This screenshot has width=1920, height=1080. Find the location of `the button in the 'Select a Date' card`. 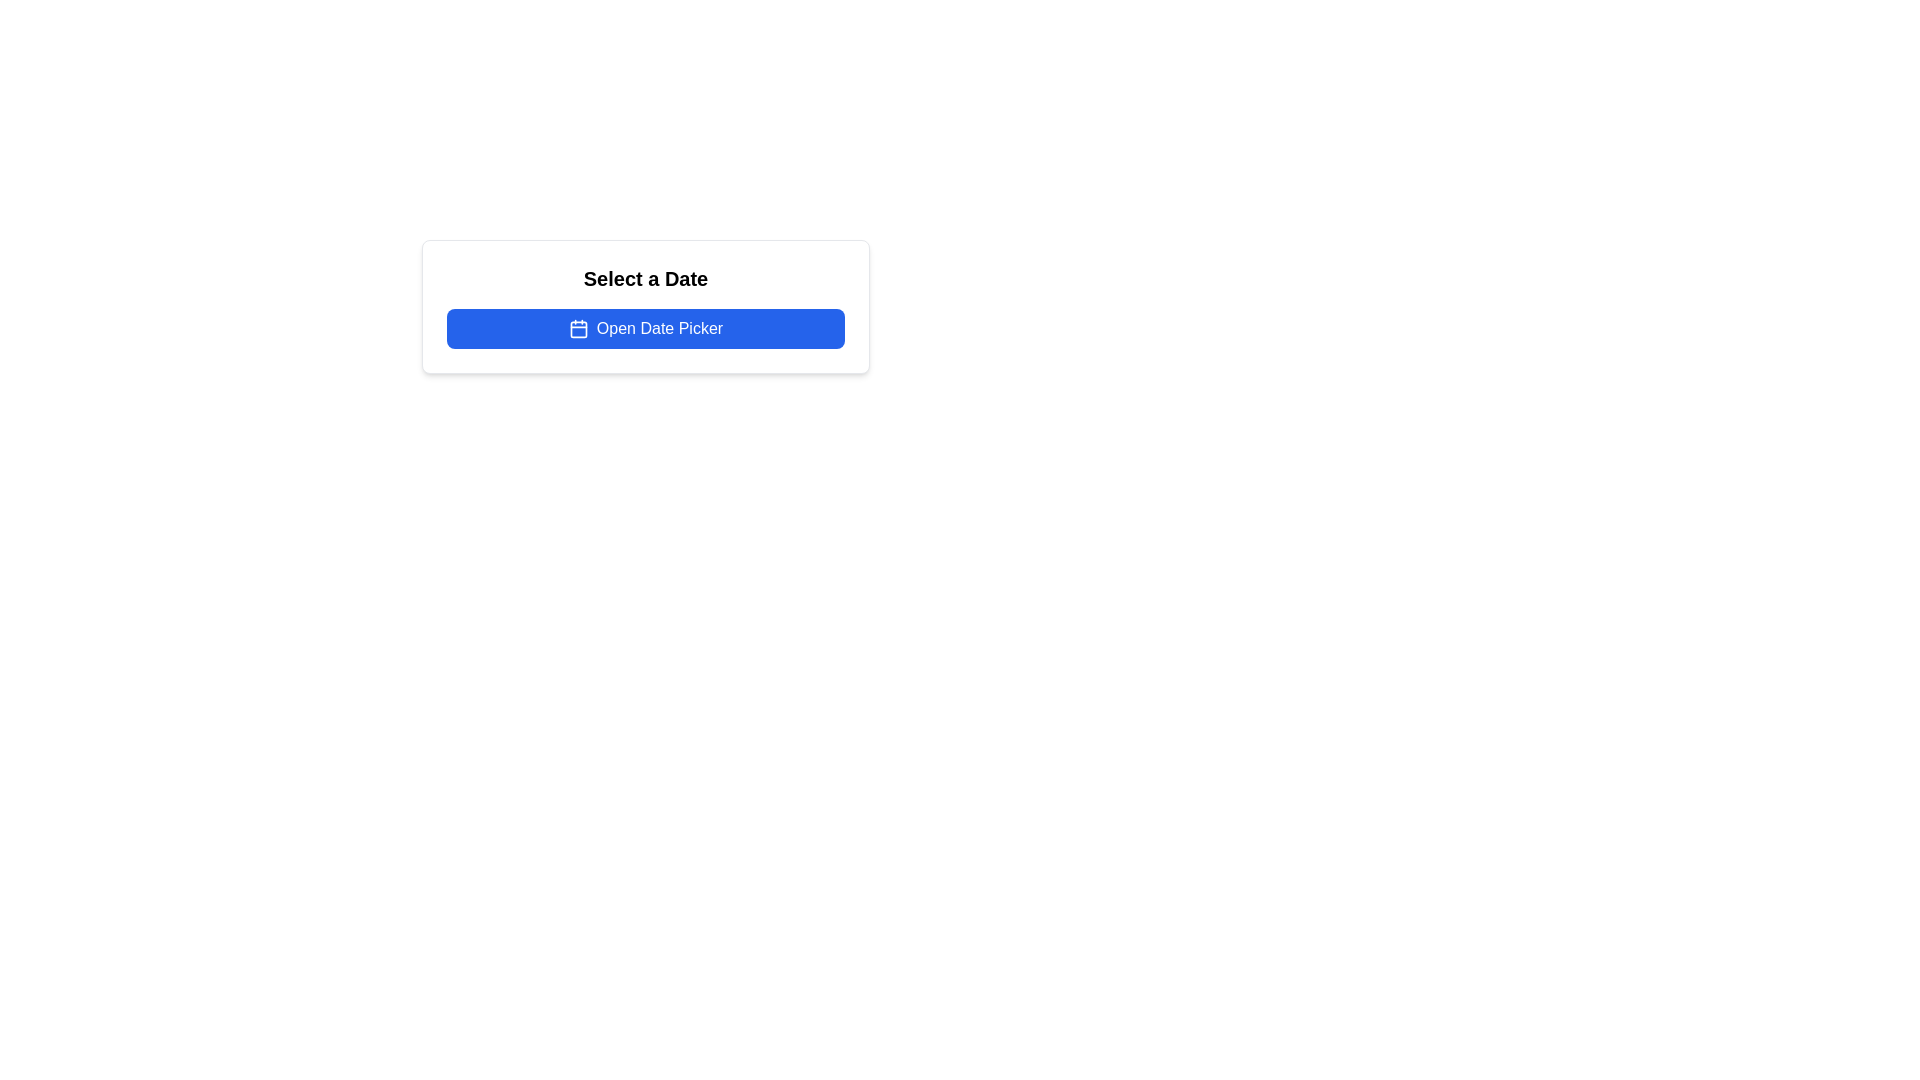

the button in the 'Select a Date' card is located at coordinates (646, 307).